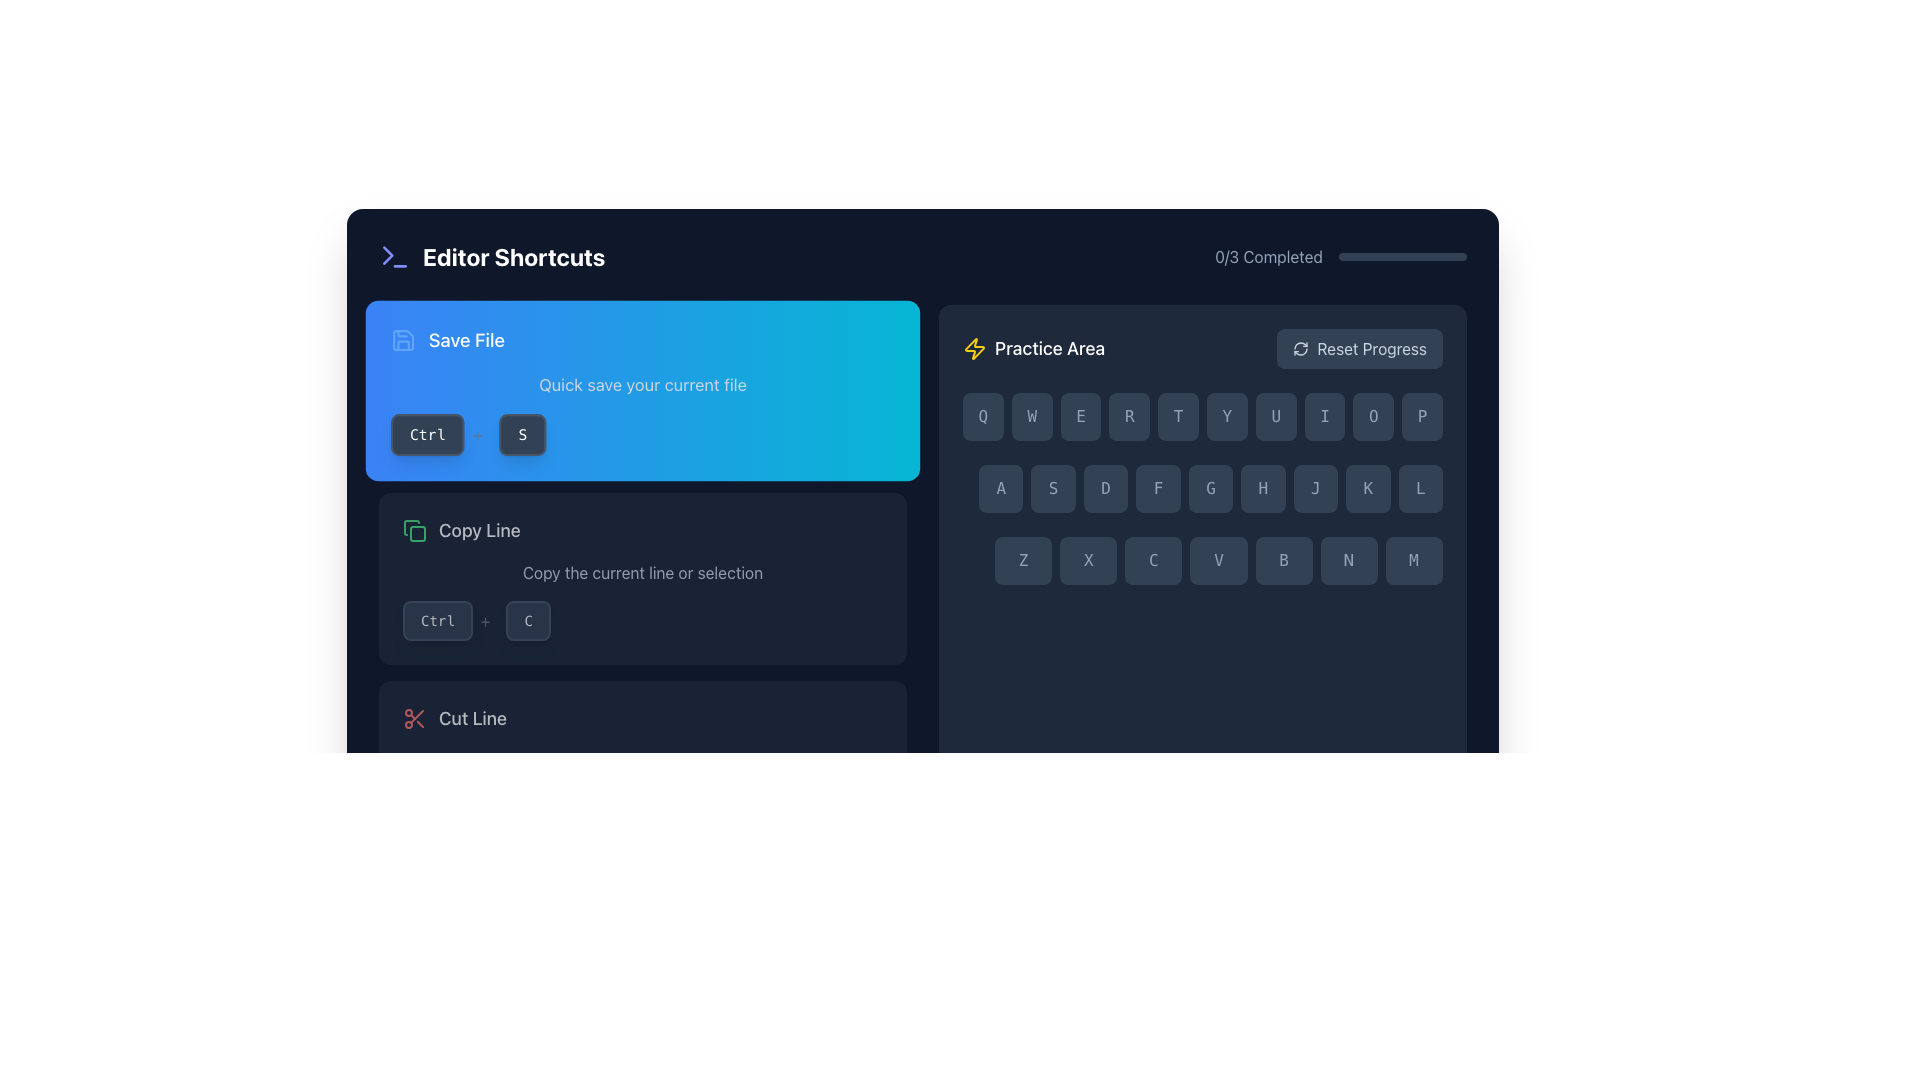  I want to click on the progress indicator displaying '0/3 Completed' with a slim progress bar at the top-right corner of the interface, so click(1341, 256).